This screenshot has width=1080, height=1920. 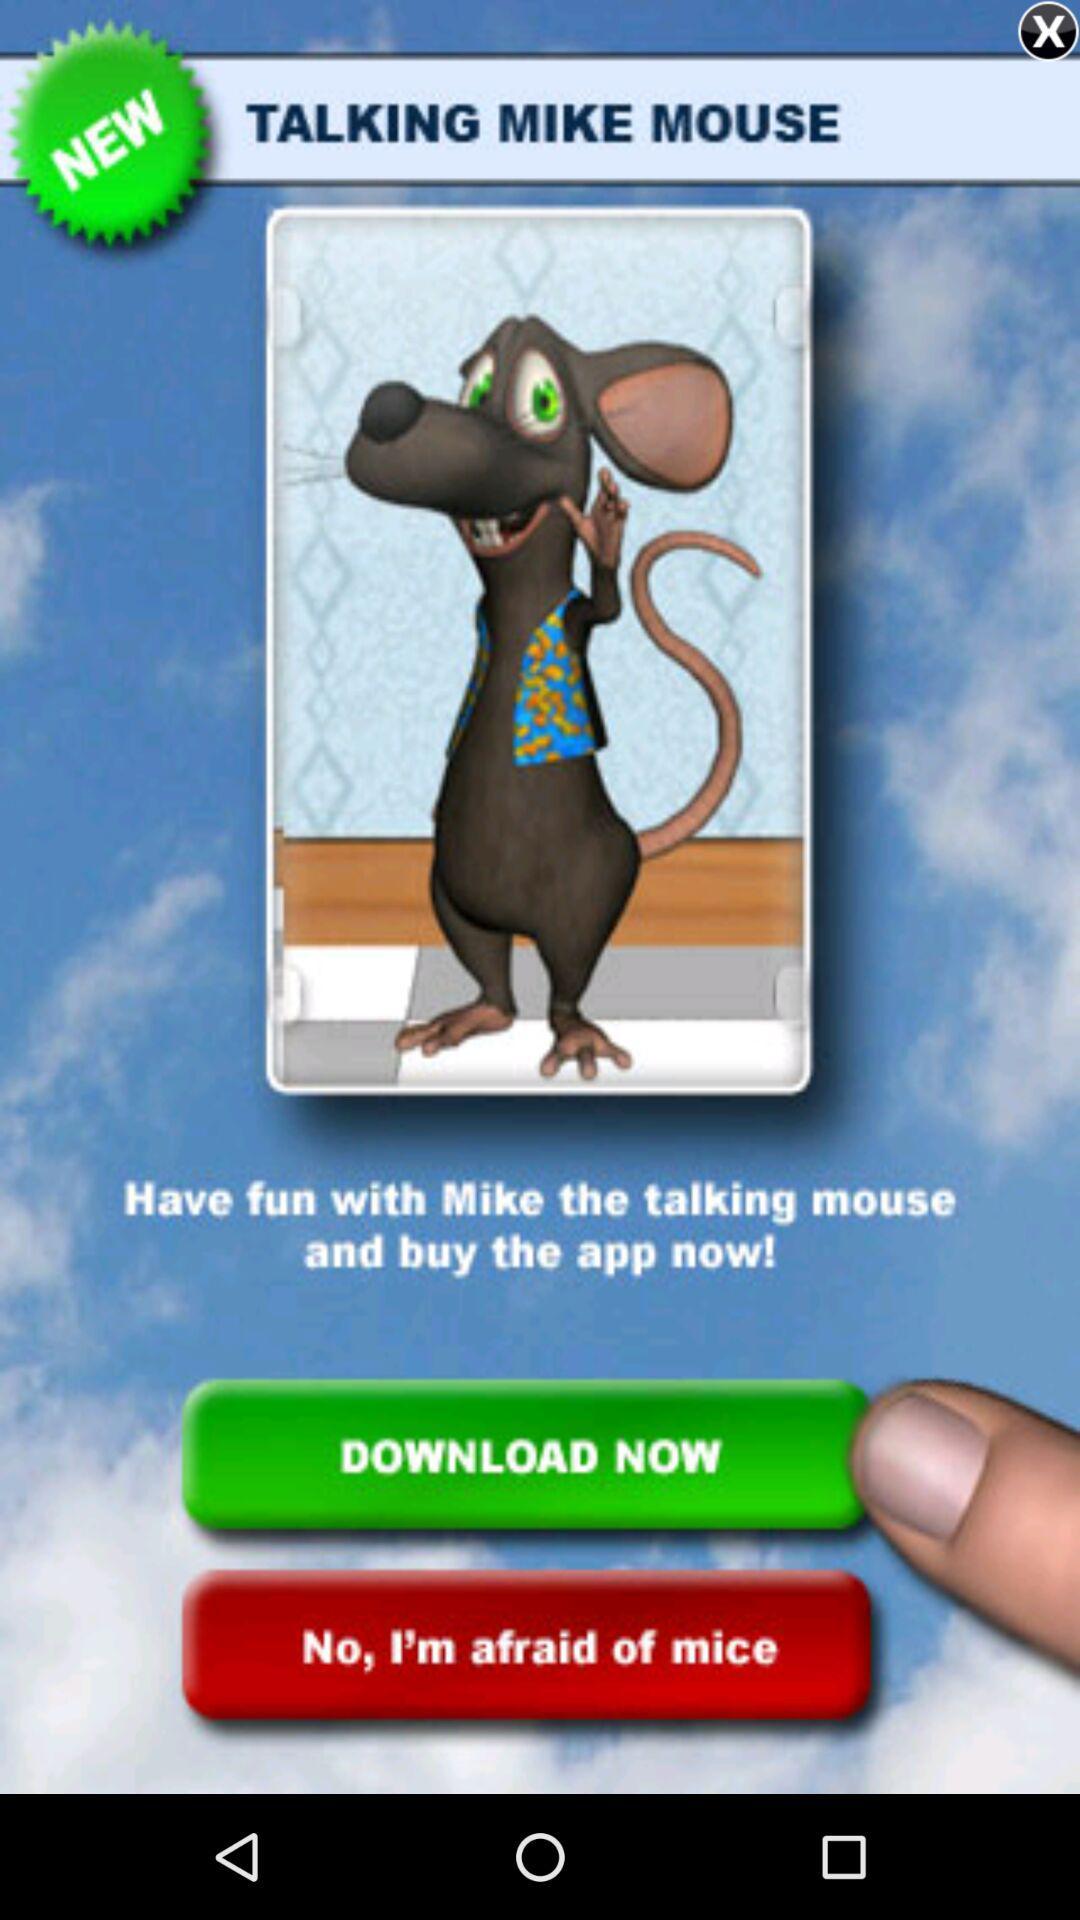 I want to click on the close icon, so click(x=1047, y=33).